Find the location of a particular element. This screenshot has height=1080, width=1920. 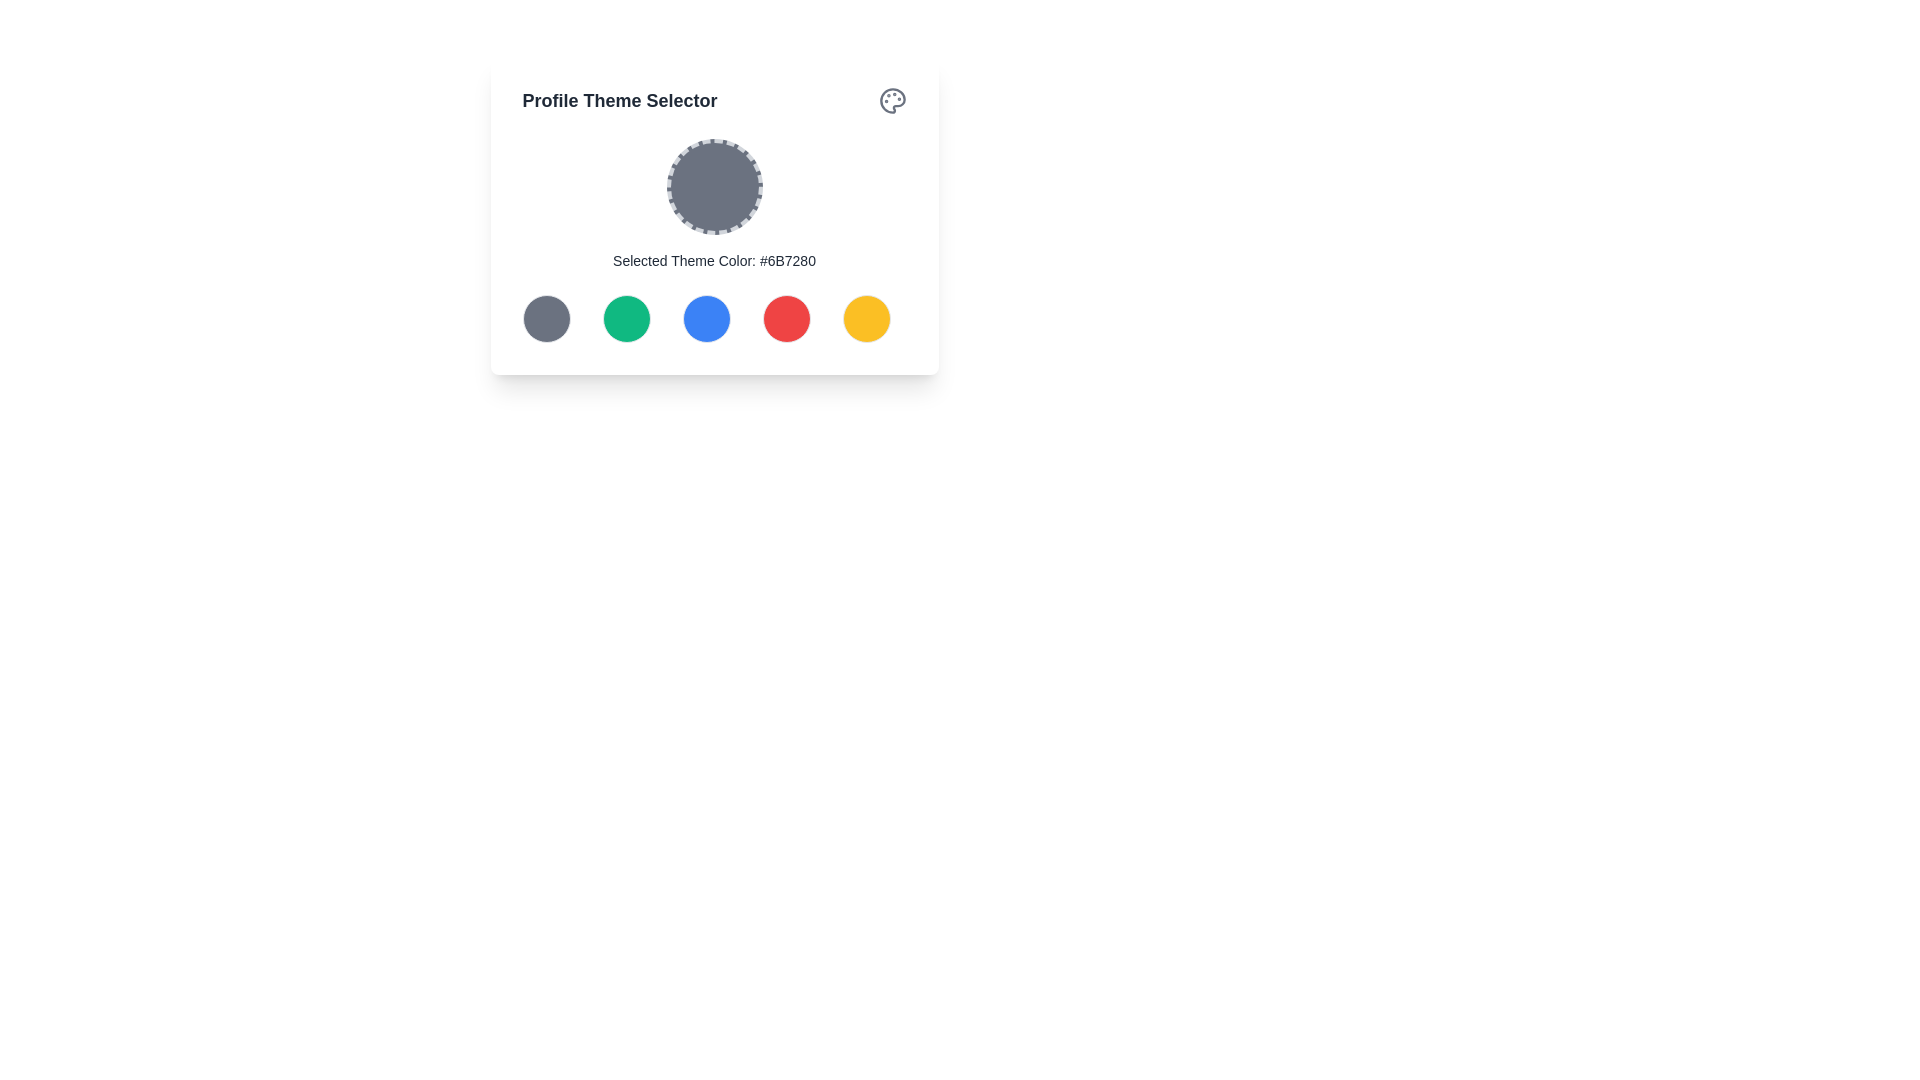

the gray painter's palette icon located in the top-right corner of the interface's card component, next to the heading 'Profile Theme Selector' is located at coordinates (891, 100).